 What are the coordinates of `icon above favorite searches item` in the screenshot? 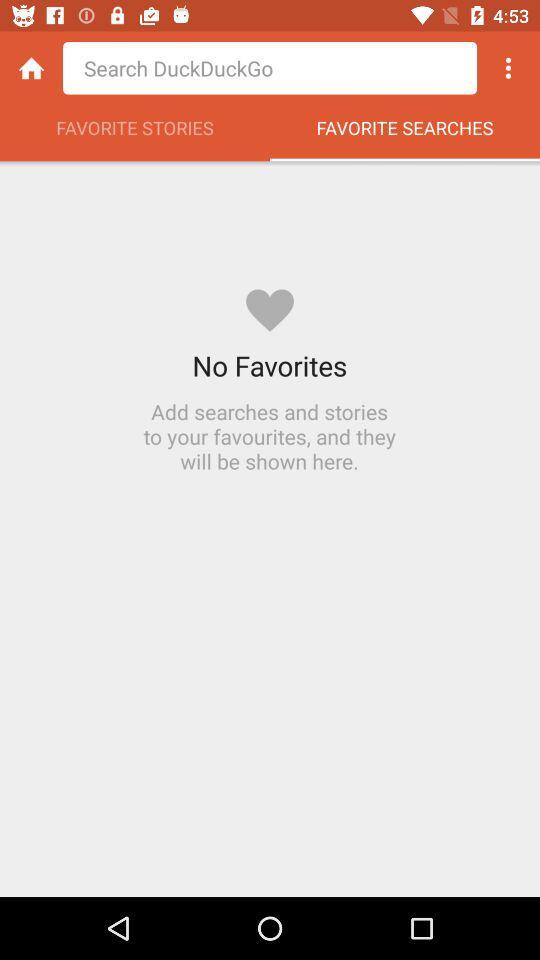 It's located at (508, 68).